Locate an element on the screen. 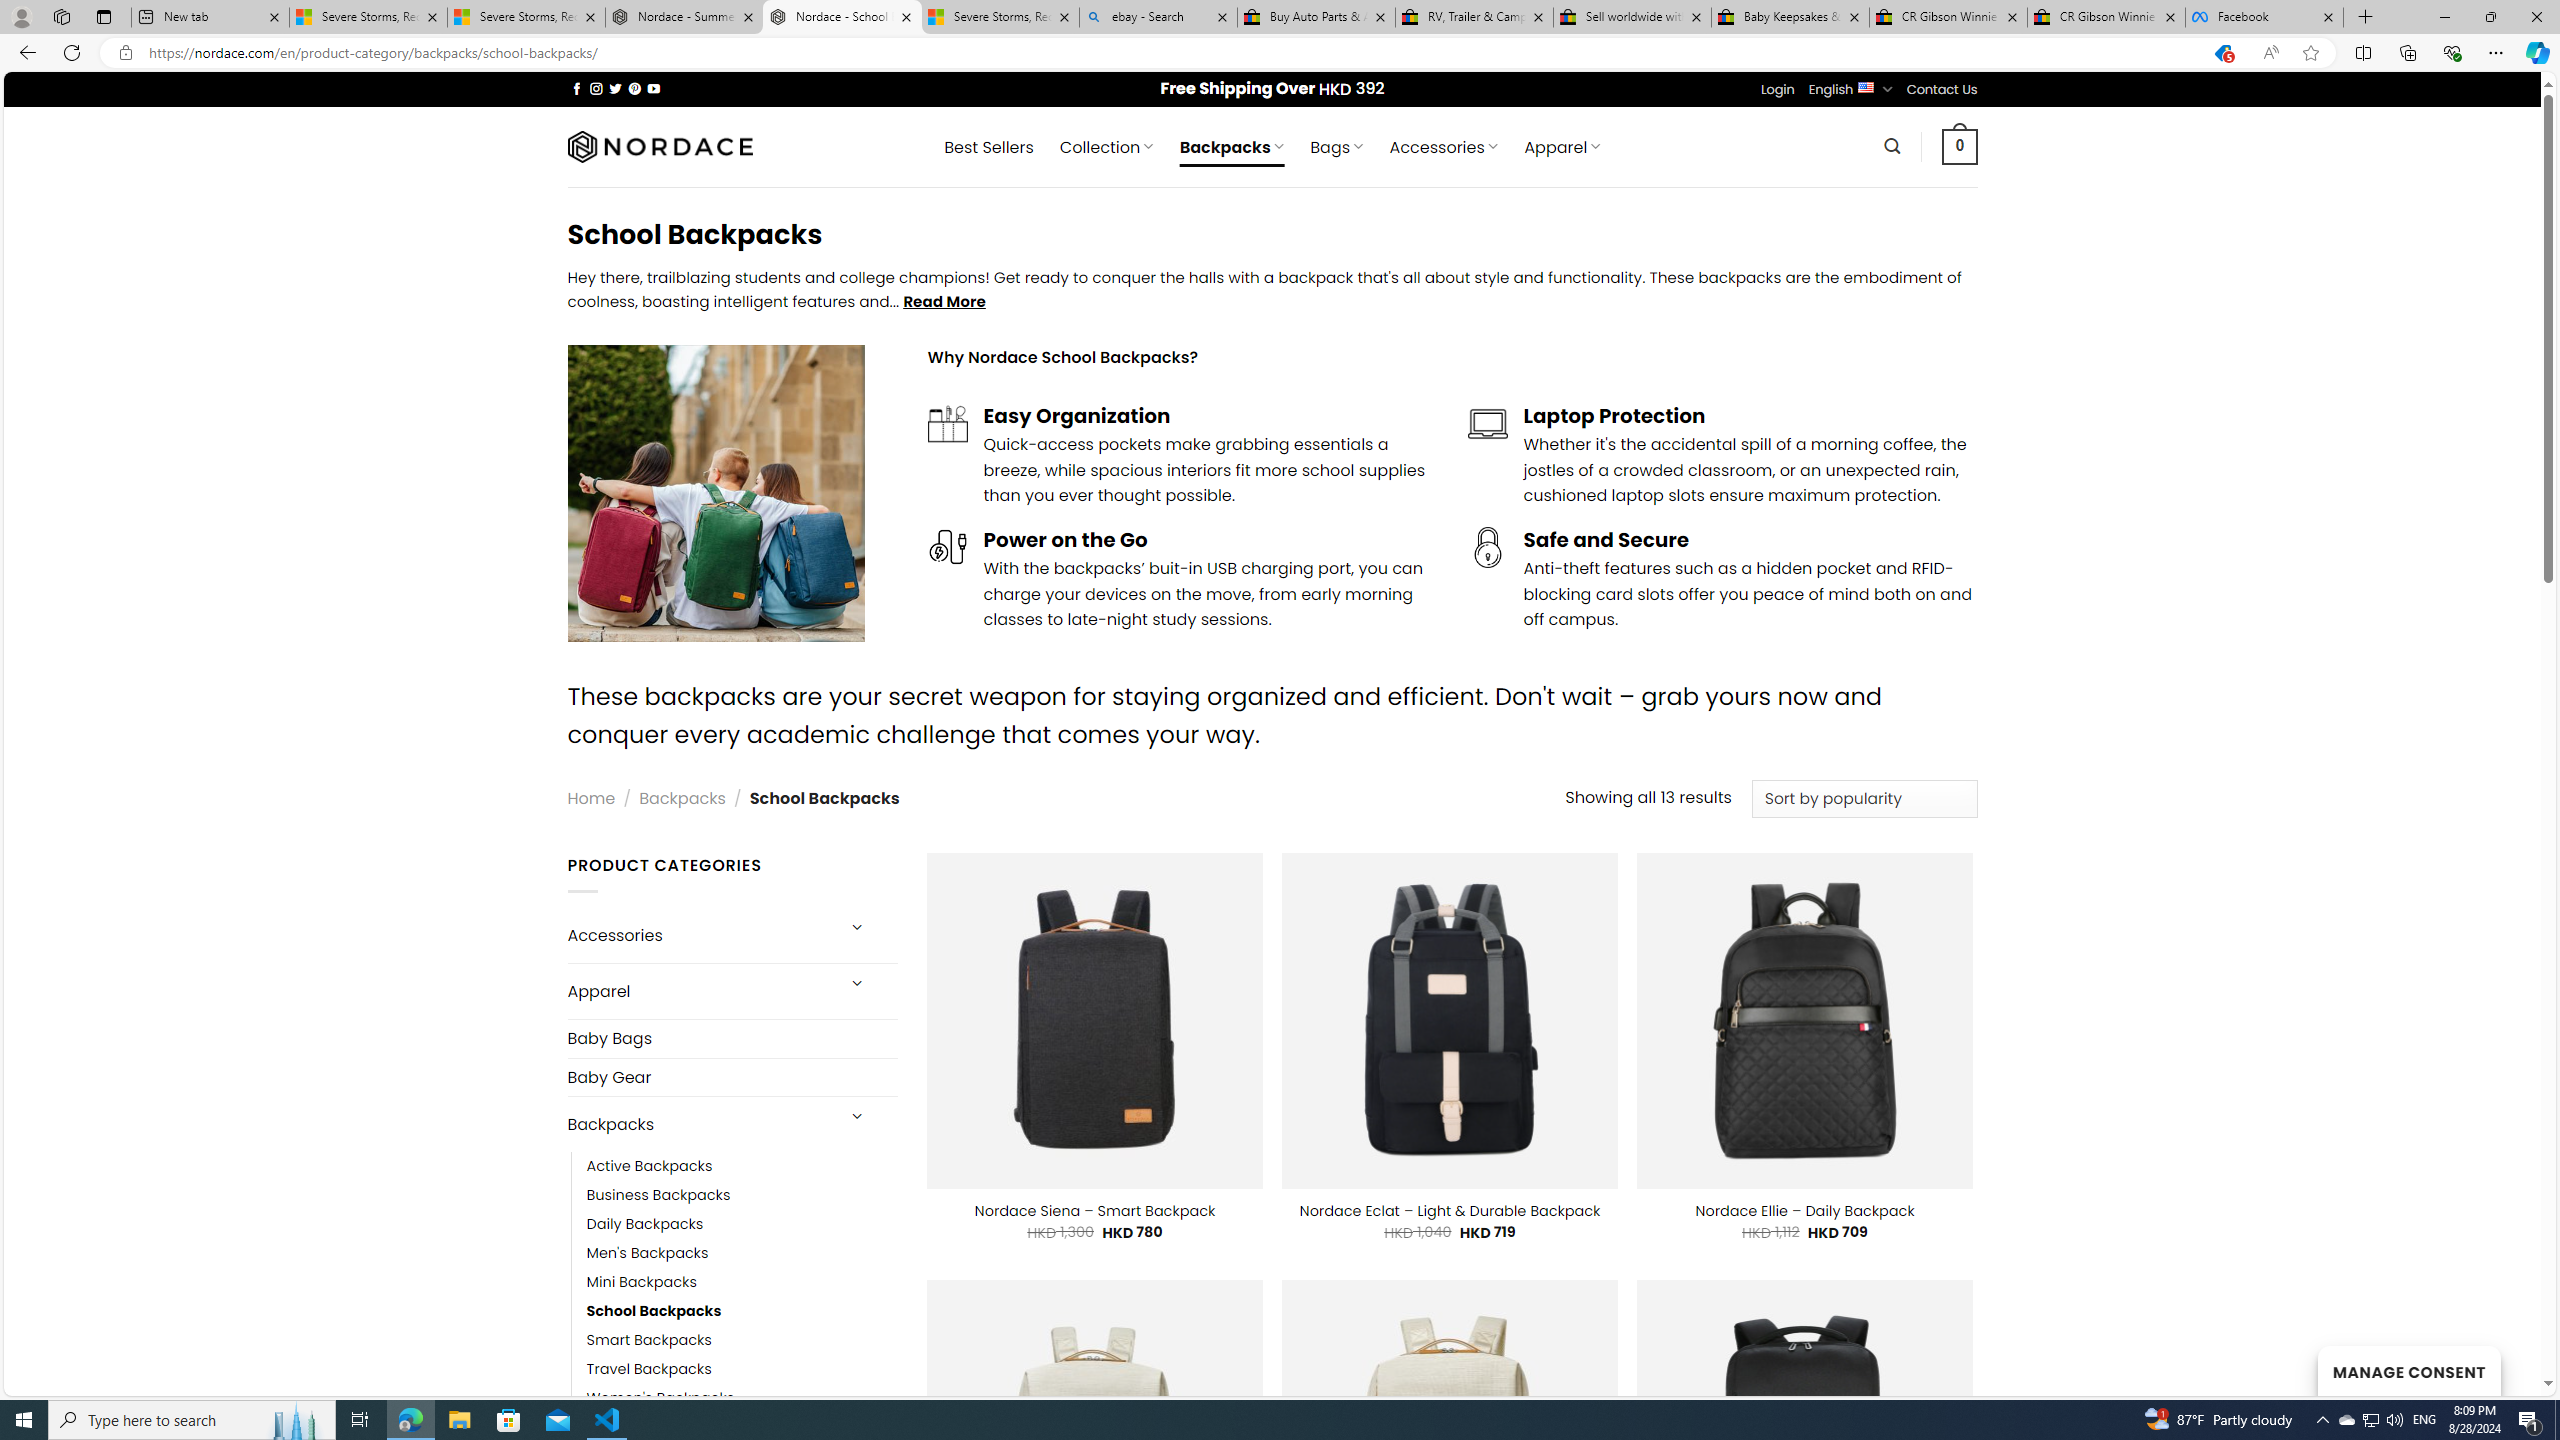  'Women' is located at coordinates (741, 1397).